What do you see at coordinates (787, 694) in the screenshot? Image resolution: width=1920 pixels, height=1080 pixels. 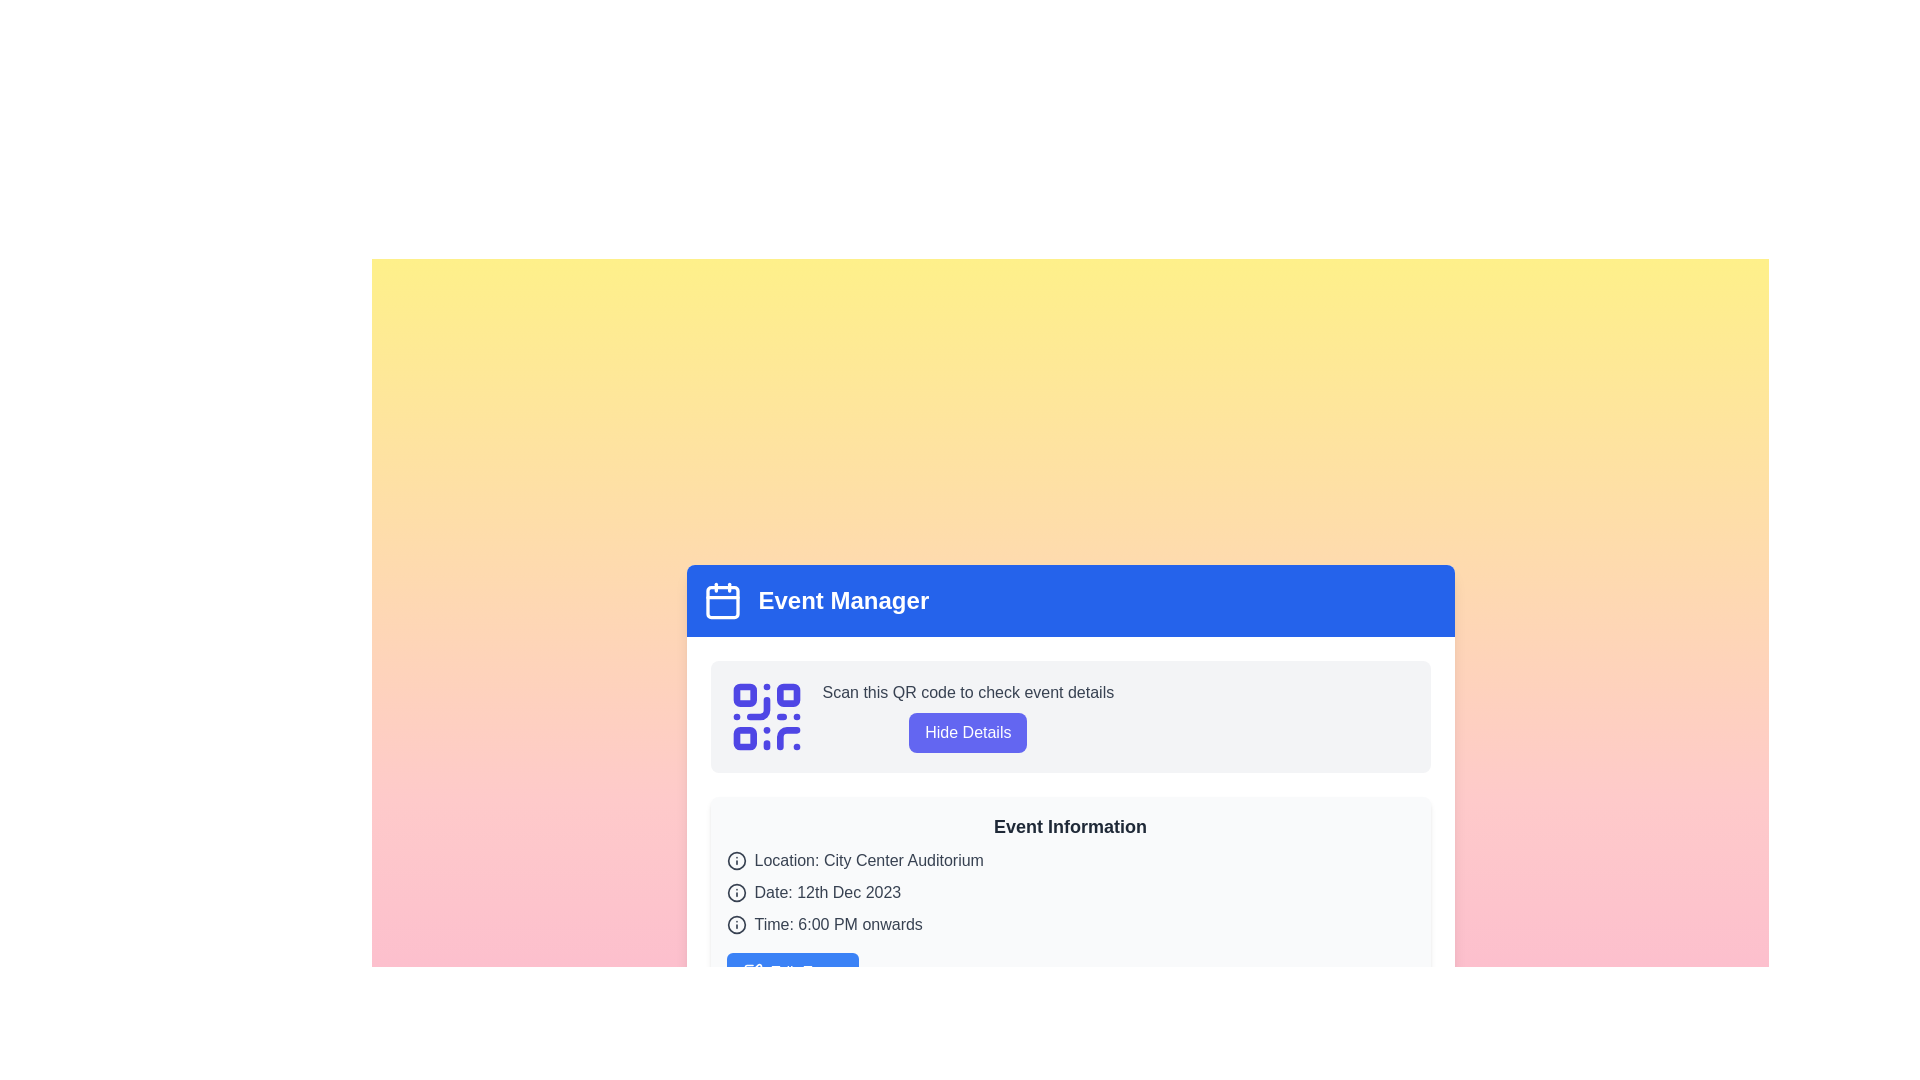 I see `the decorative square with rounded corners that is part of the QR code icon, located near the top right corner, specifically the second small square among the three visible squares` at bounding box center [787, 694].